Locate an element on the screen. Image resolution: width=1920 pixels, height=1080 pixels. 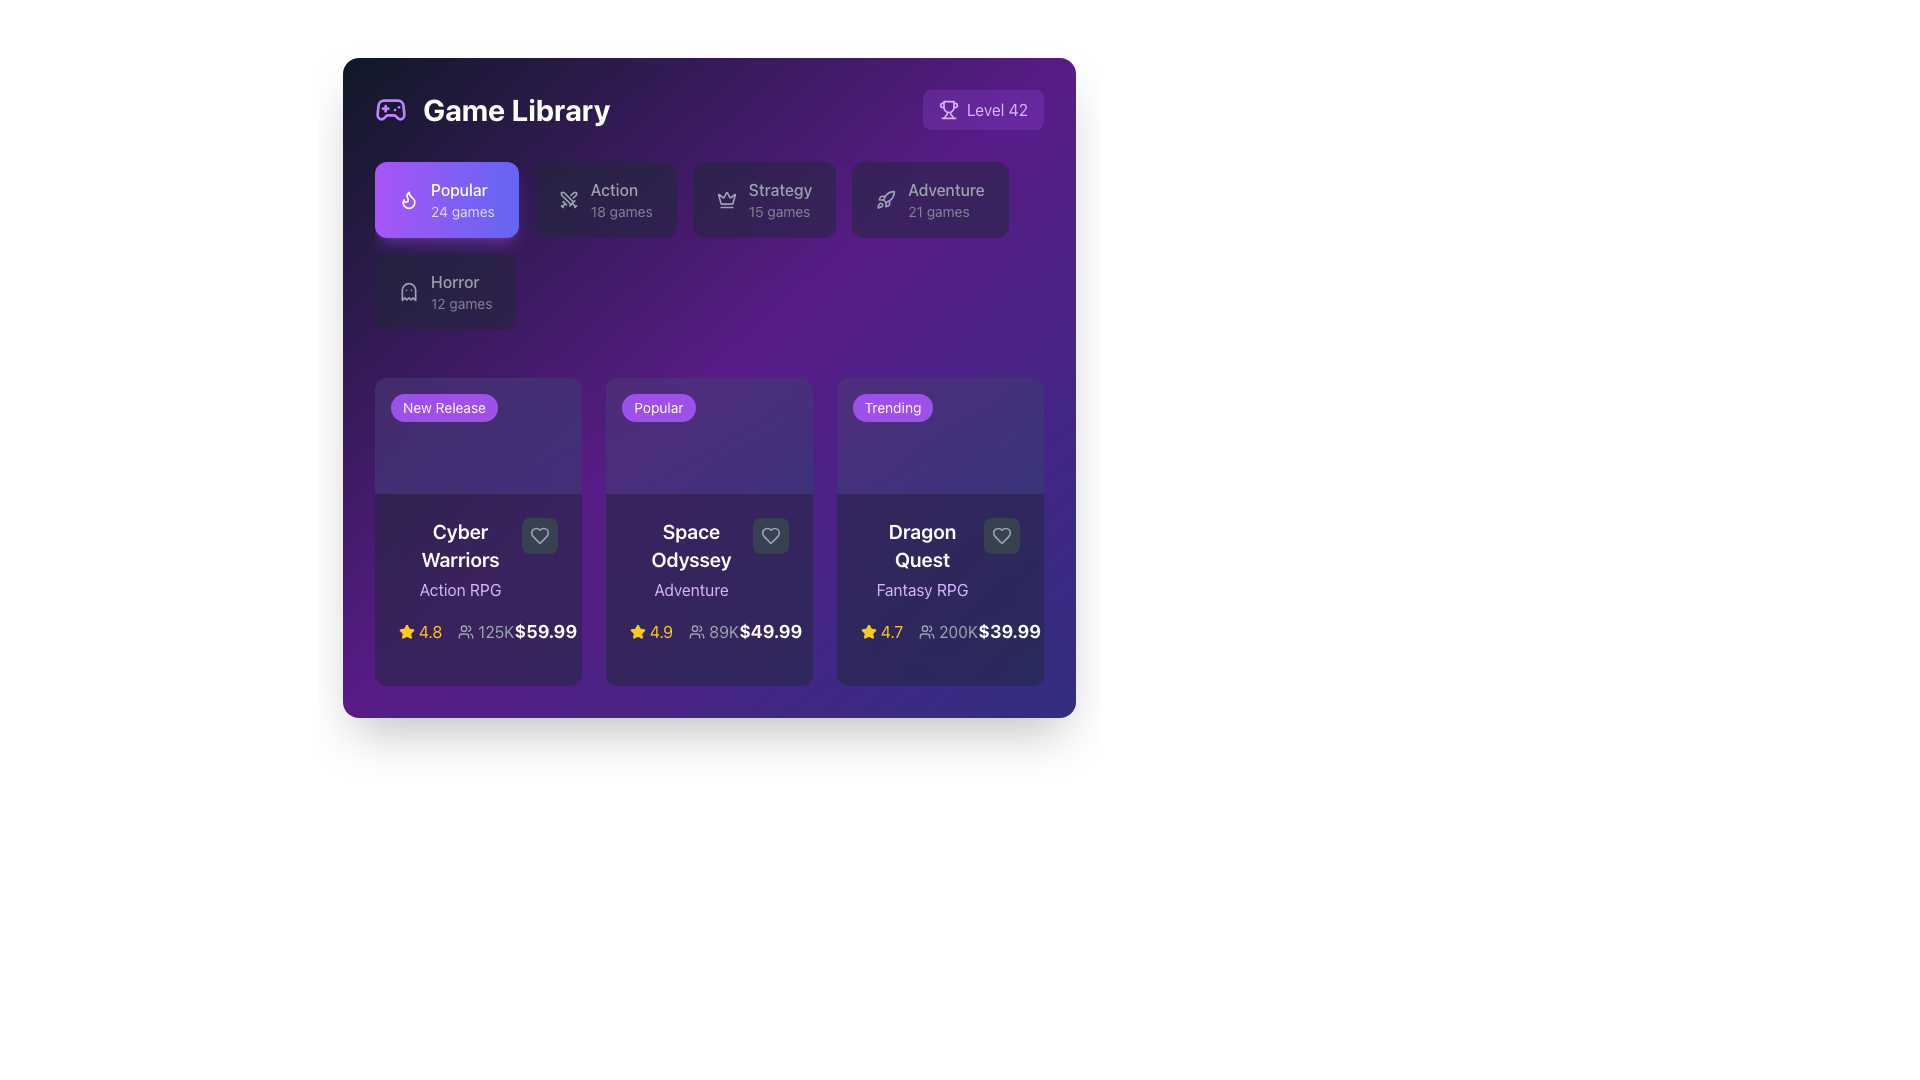
the information display section at the bottom of the 'Dragon Quest' card in the third column of the grid layout under the 'Trending' tag is located at coordinates (939, 632).